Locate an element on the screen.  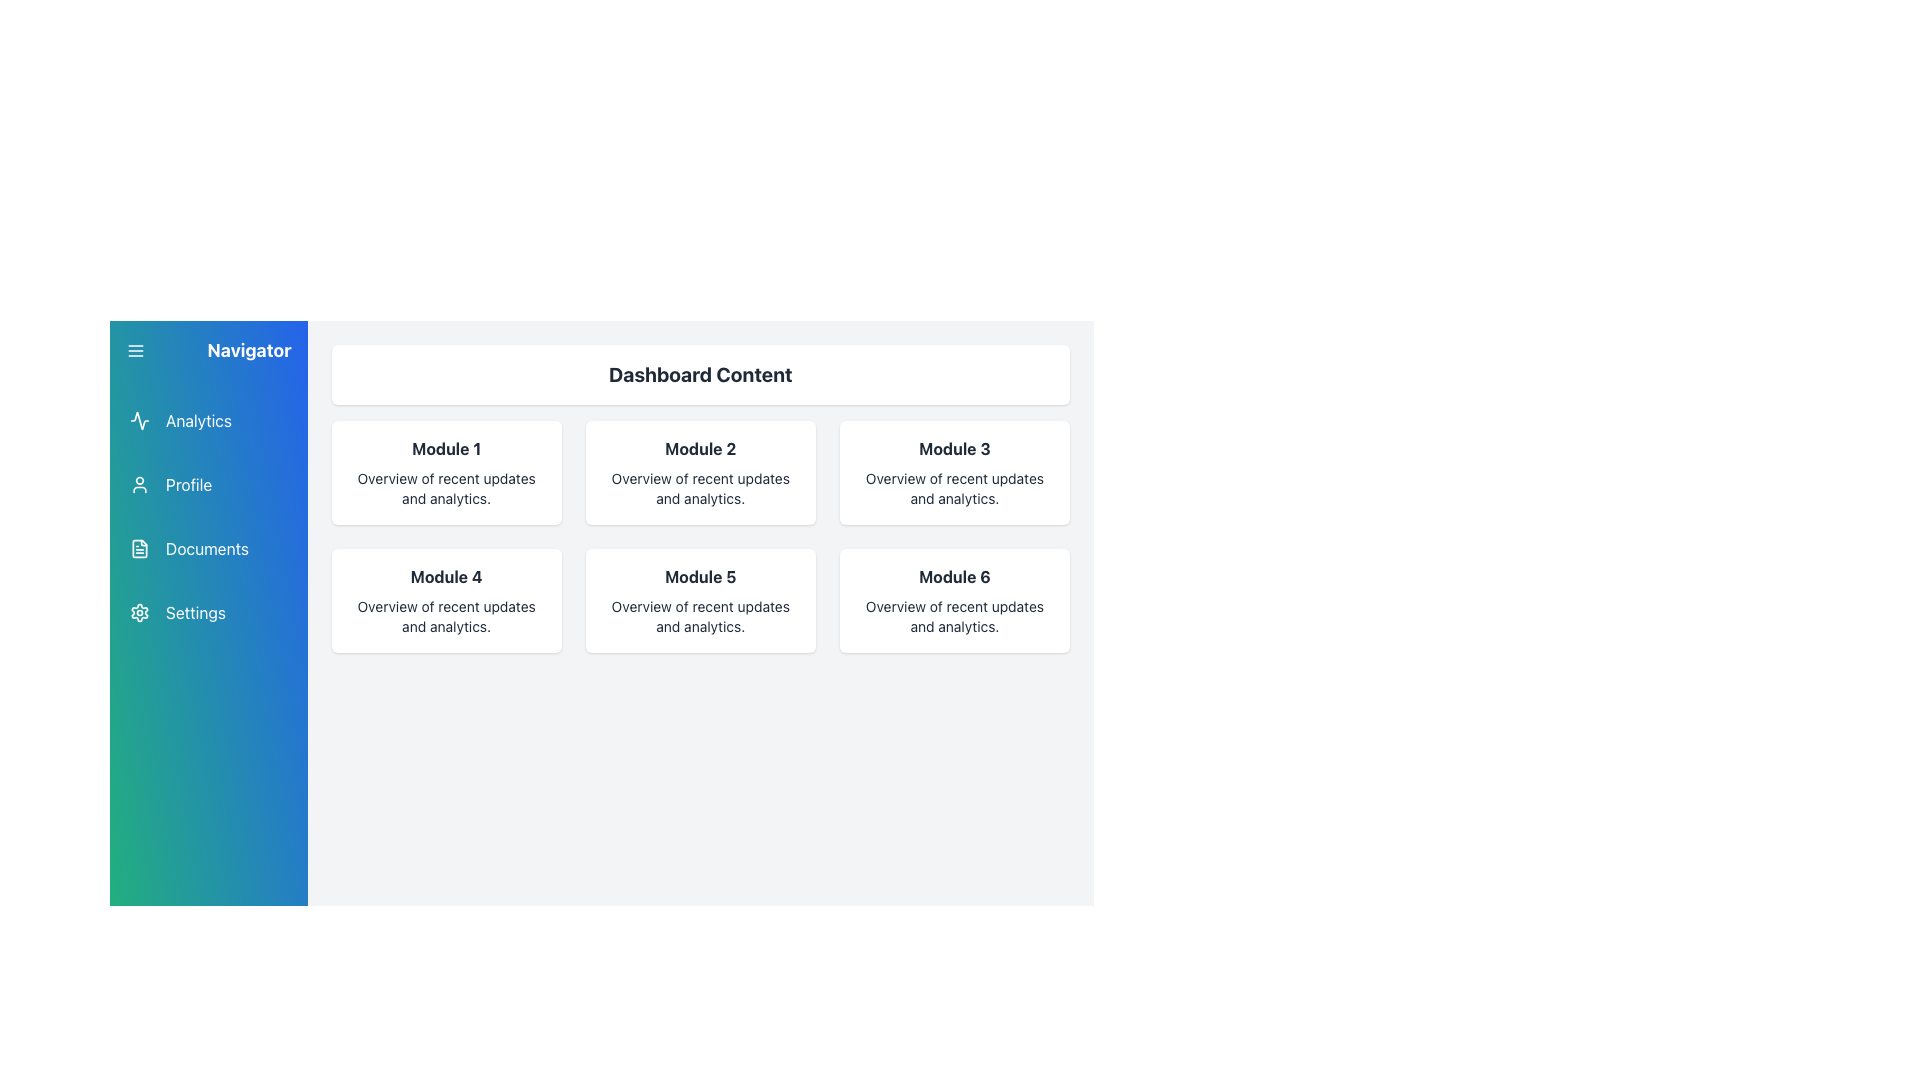
the first menu item in the sidebar is located at coordinates (208, 419).